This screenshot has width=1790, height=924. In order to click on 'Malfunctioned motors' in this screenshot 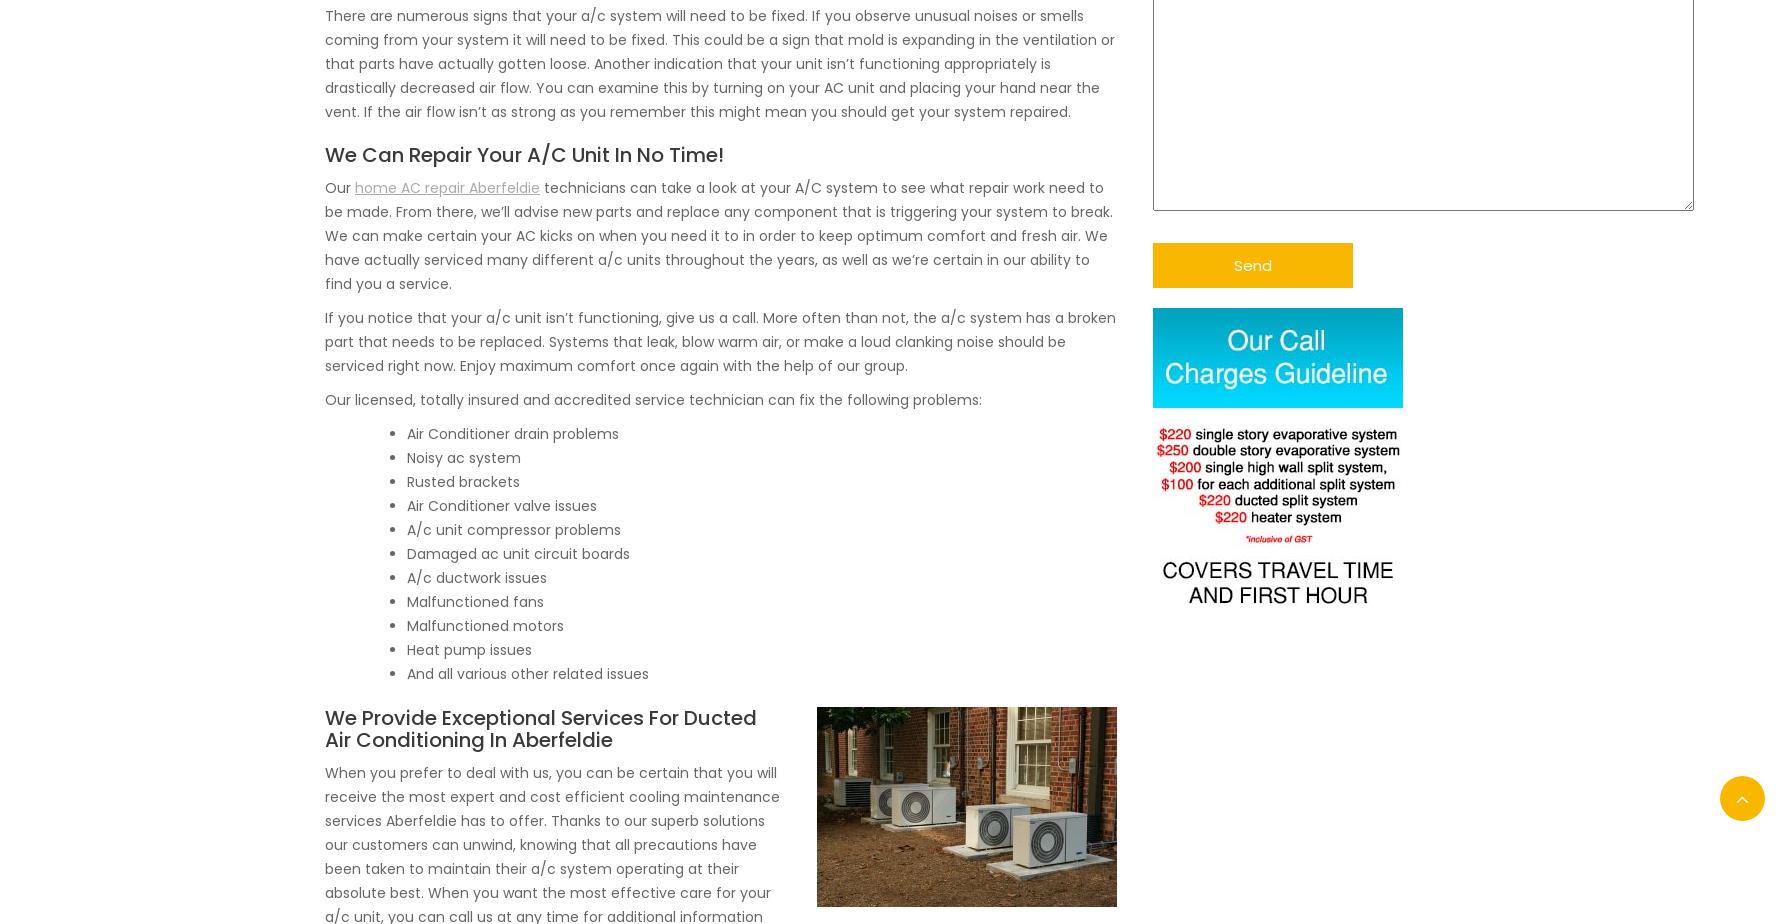, I will do `click(484, 624)`.